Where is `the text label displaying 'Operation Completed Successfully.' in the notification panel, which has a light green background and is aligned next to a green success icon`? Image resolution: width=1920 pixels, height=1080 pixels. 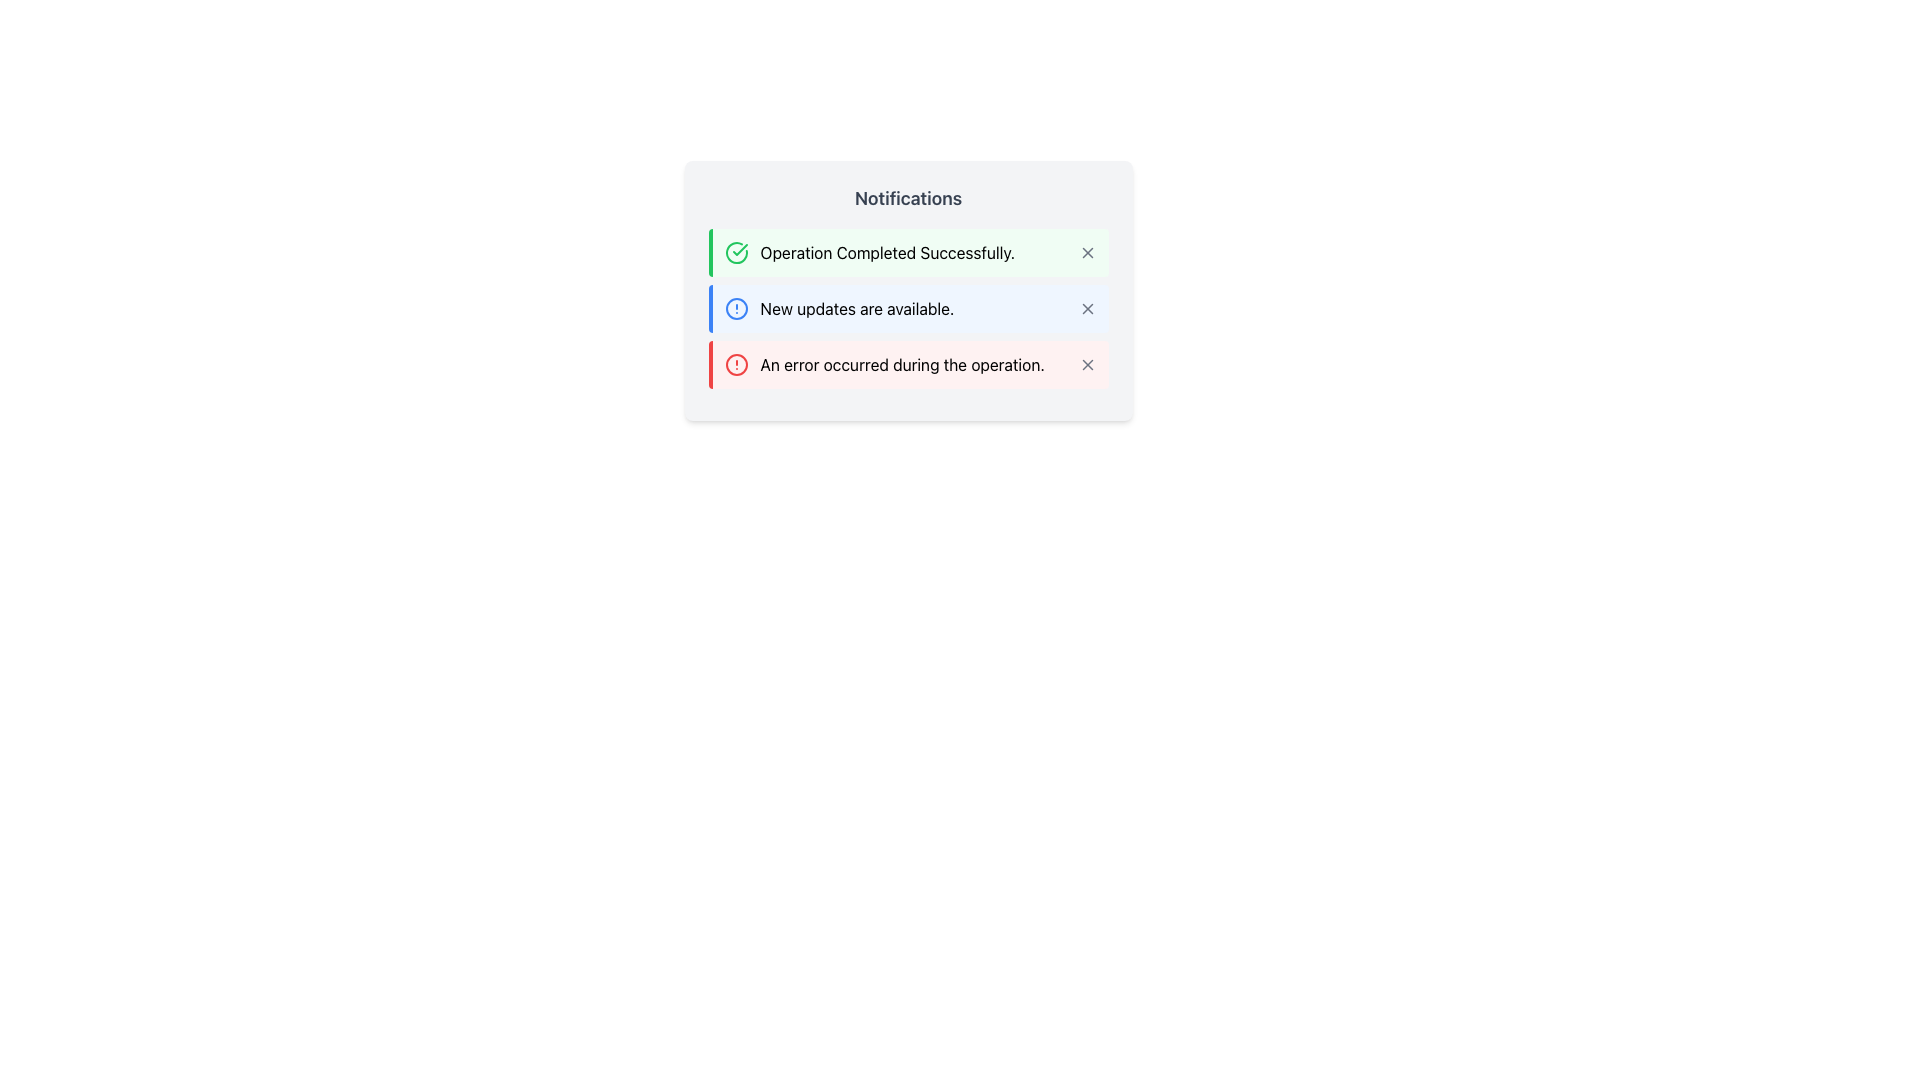
the text label displaying 'Operation Completed Successfully.' in the notification panel, which has a light green background and is aligned next to a green success icon is located at coordinates (886, 252).